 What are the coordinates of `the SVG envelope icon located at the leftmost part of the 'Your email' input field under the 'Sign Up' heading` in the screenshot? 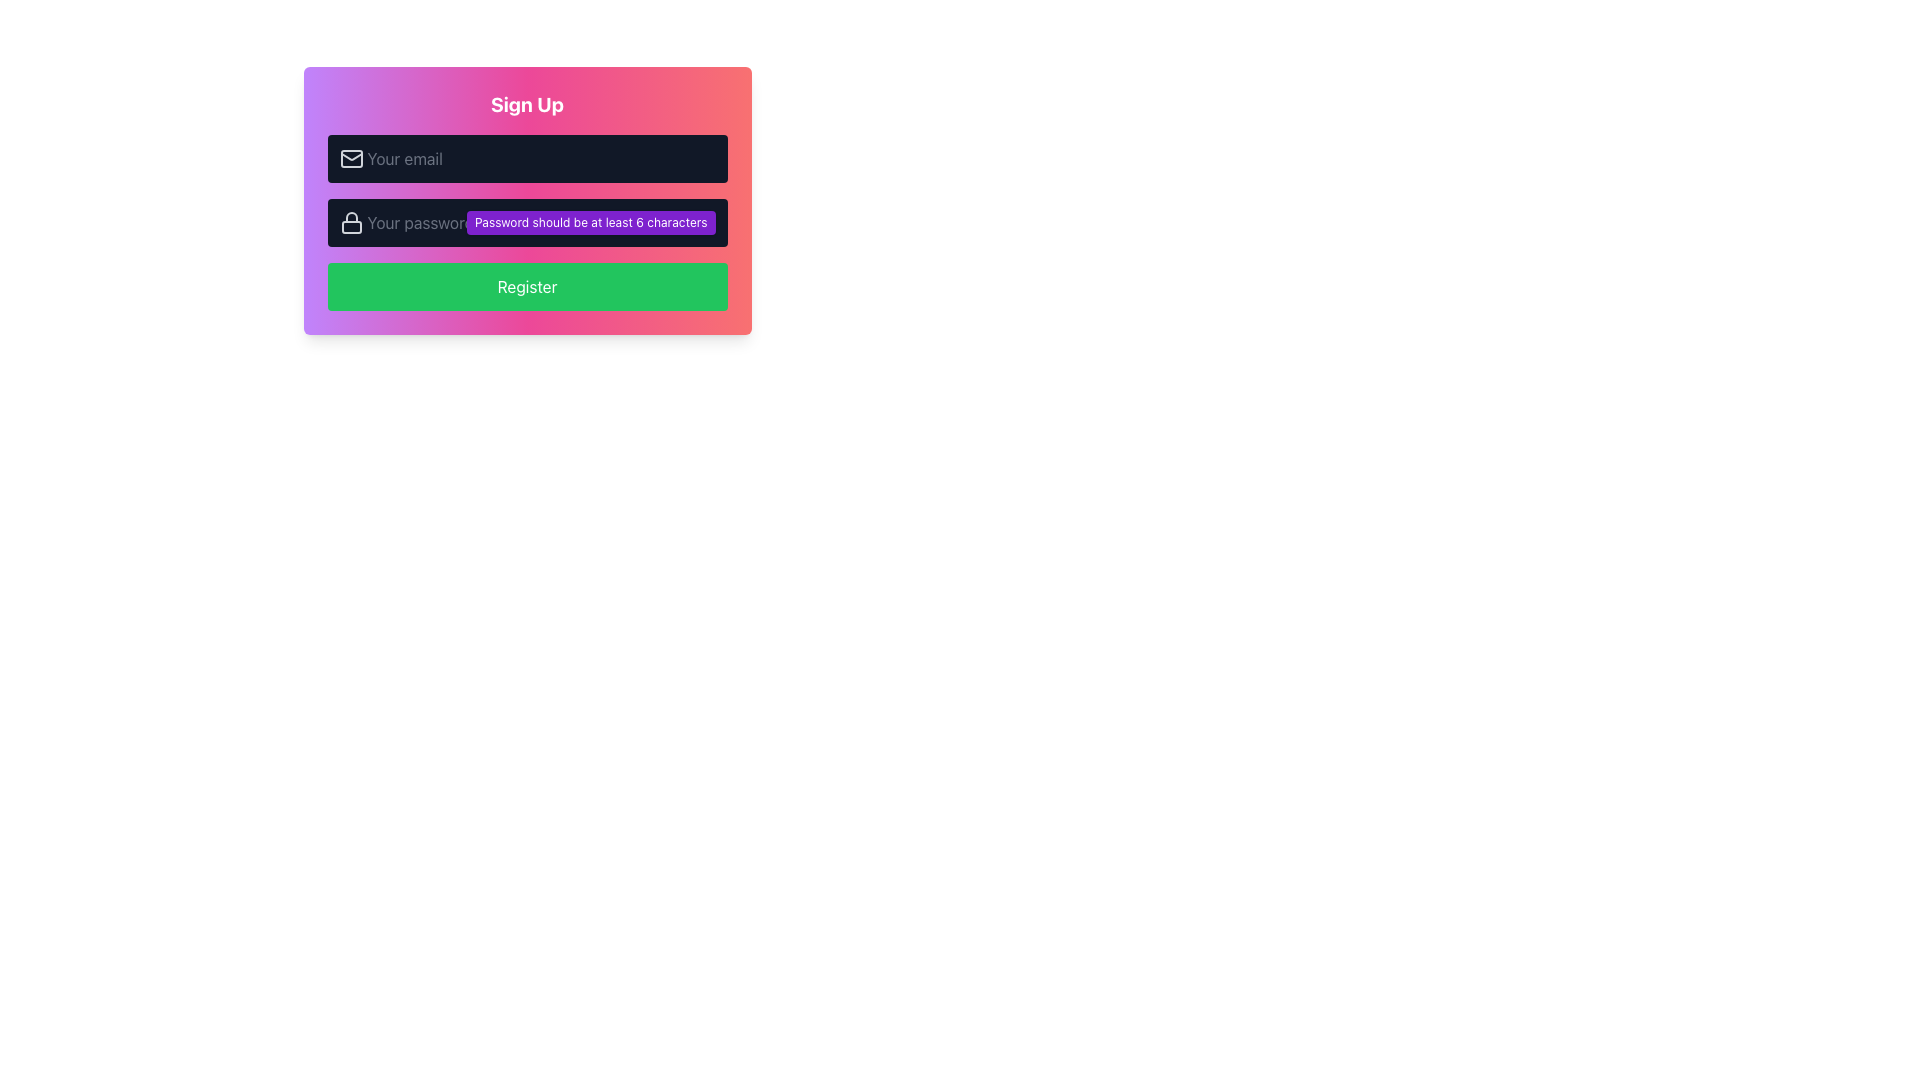 It's located at (351, 157).